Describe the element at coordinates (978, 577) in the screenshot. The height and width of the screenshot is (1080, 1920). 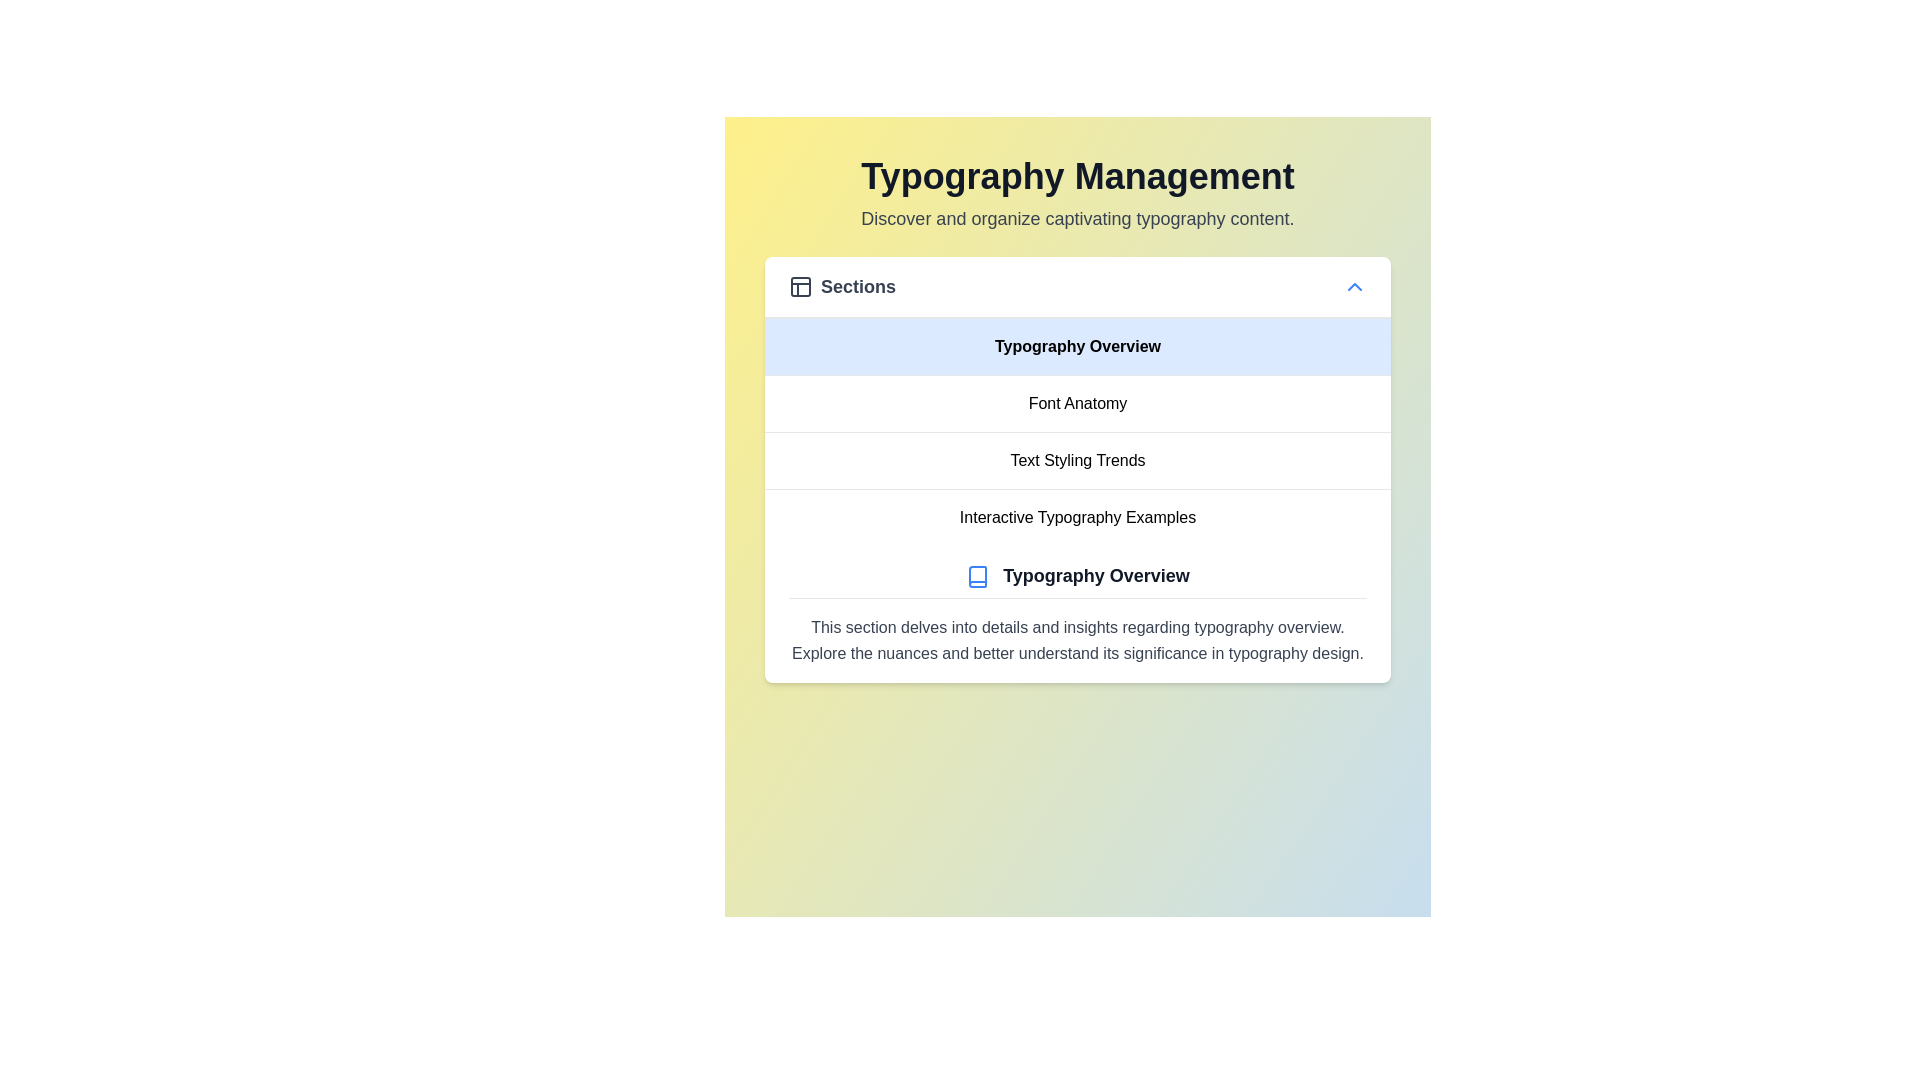
I see `Typography Overview icon located at the start of the 'Typography Overview' text to gather details about its functionality and visual representation` at that location.